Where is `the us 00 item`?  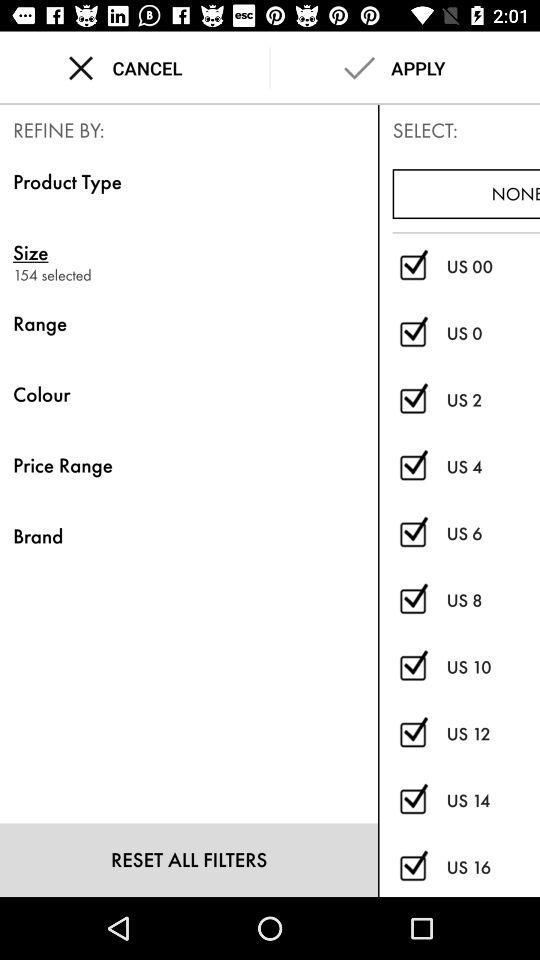
the us 00 item is located at coordinates (492, 265).